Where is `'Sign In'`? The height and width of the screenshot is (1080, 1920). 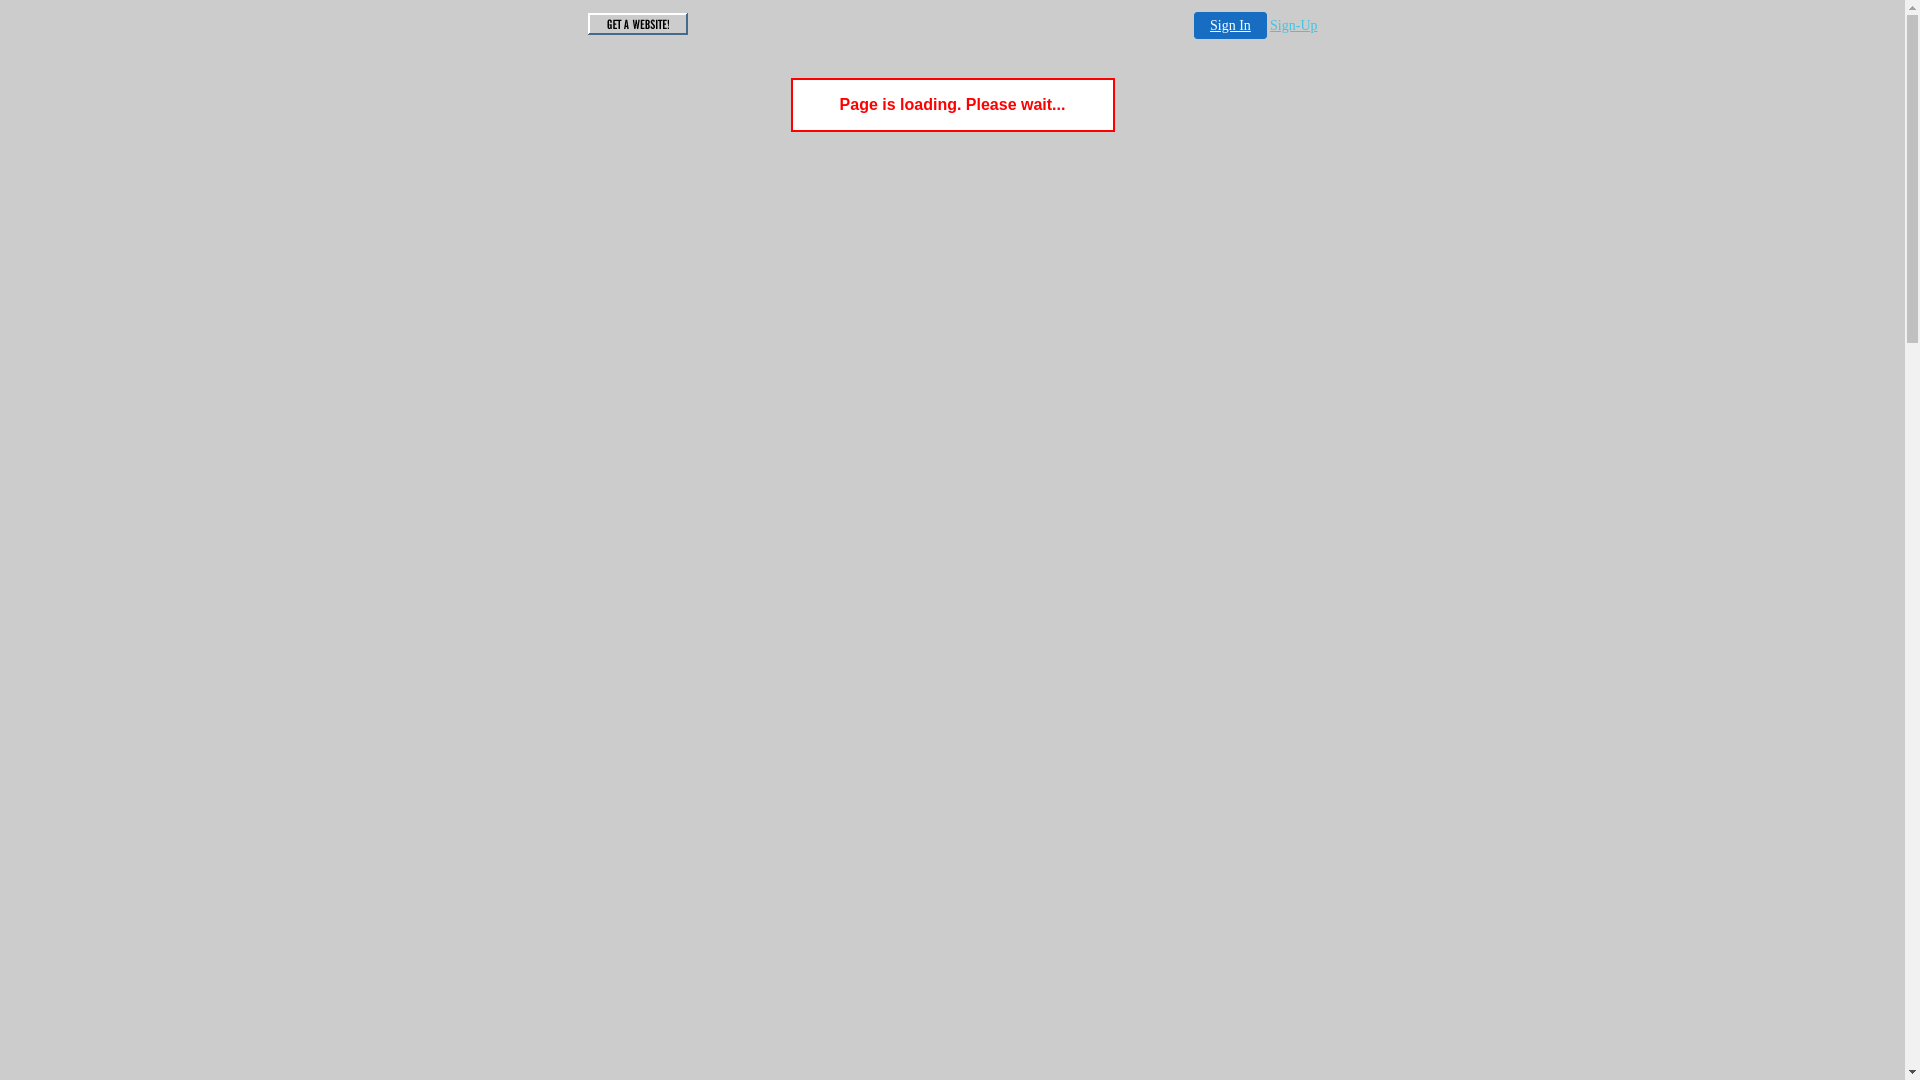
'Sign In' is located at coordinates (1229, 25).